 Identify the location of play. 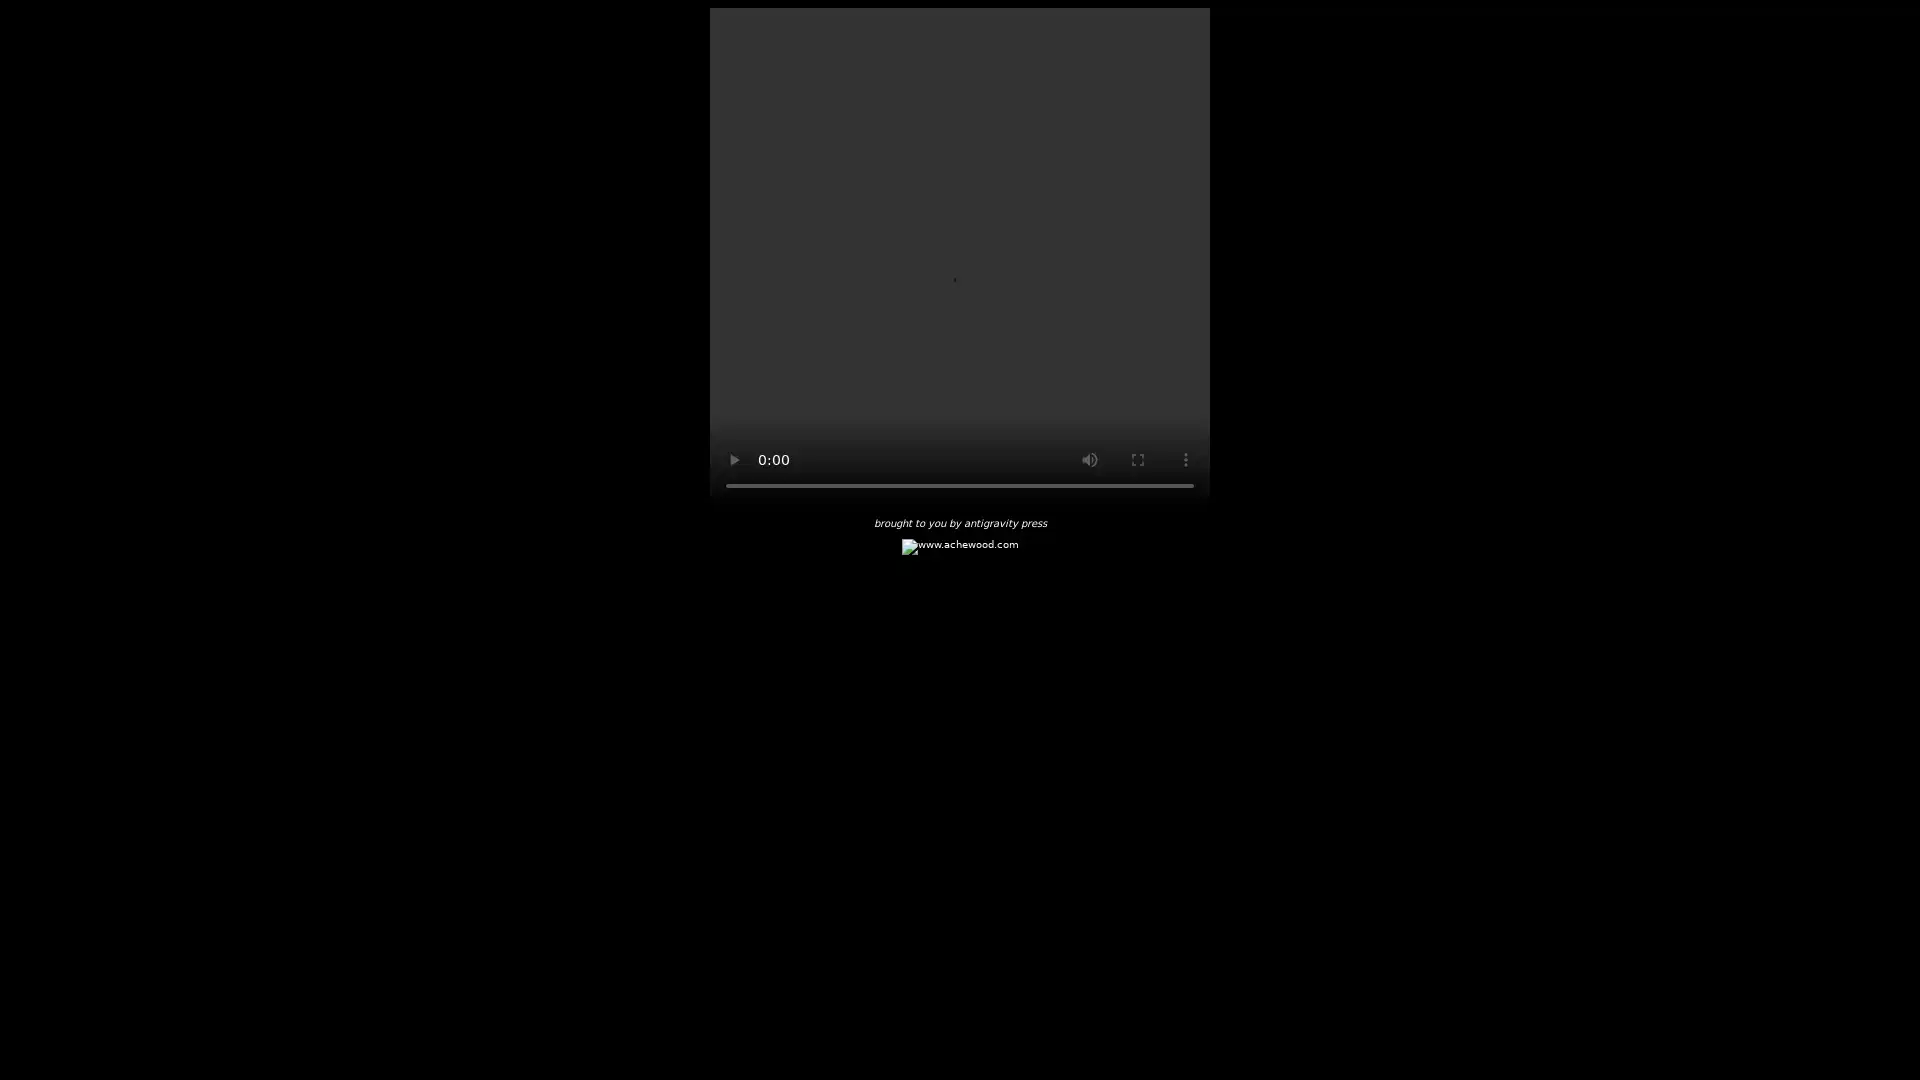
(733, 459).